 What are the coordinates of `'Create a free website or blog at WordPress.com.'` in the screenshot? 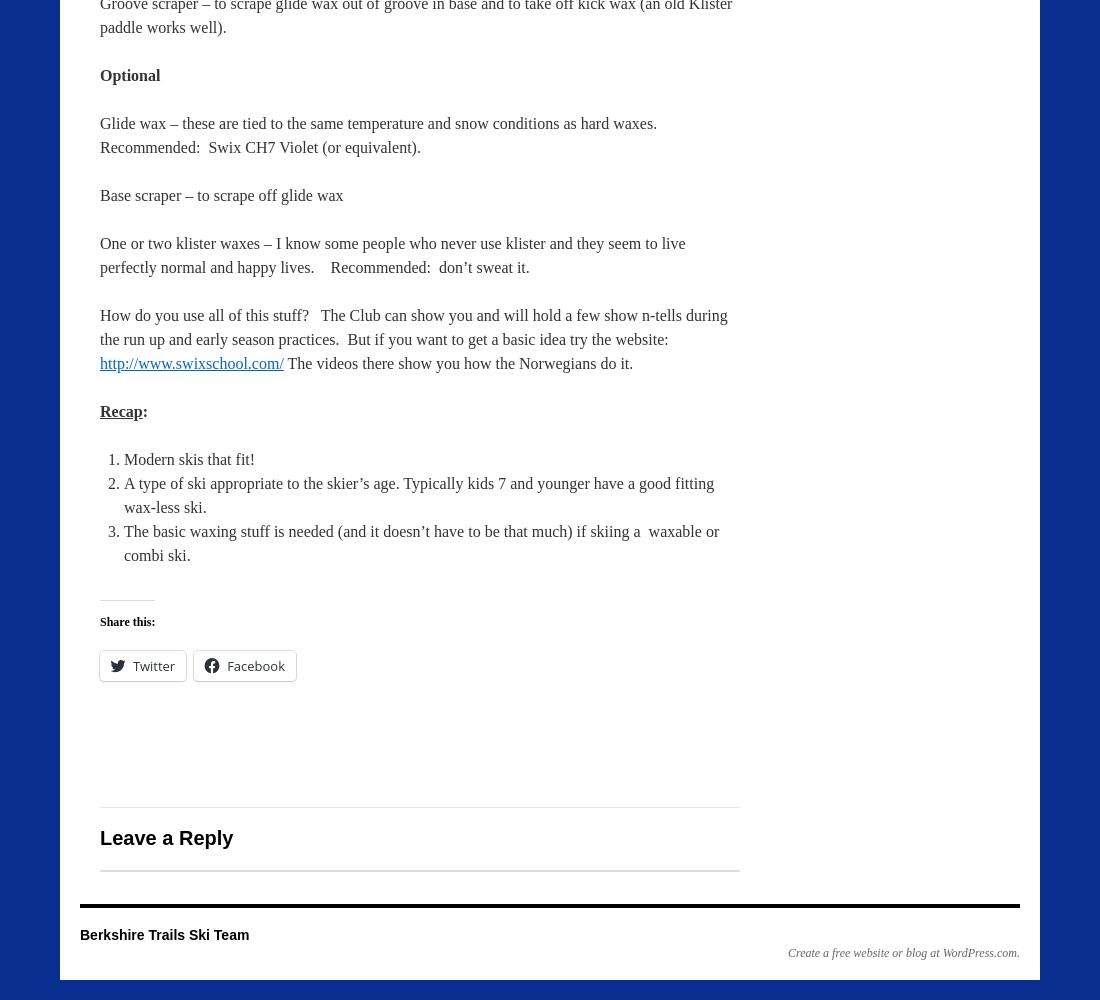 It's located at (903, 952).